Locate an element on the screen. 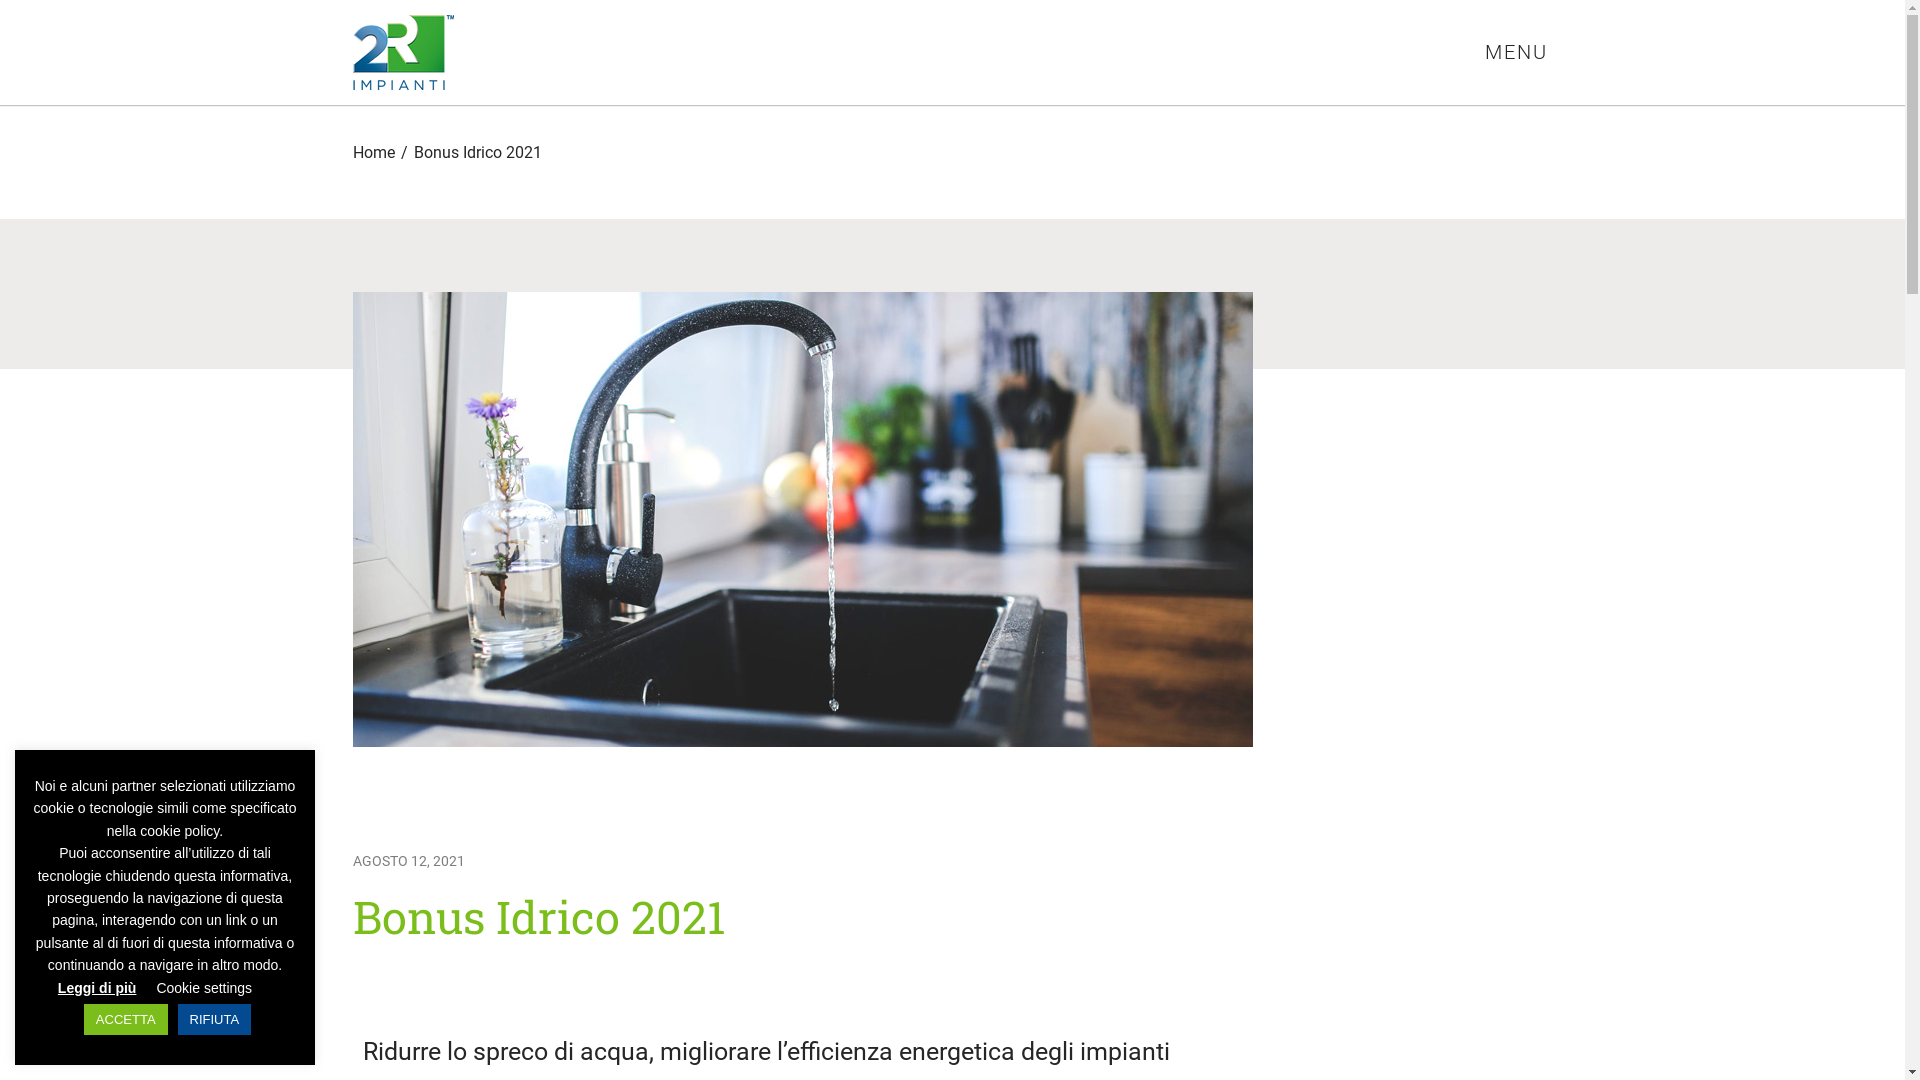  'Home' is located at coordinates (373, 151).